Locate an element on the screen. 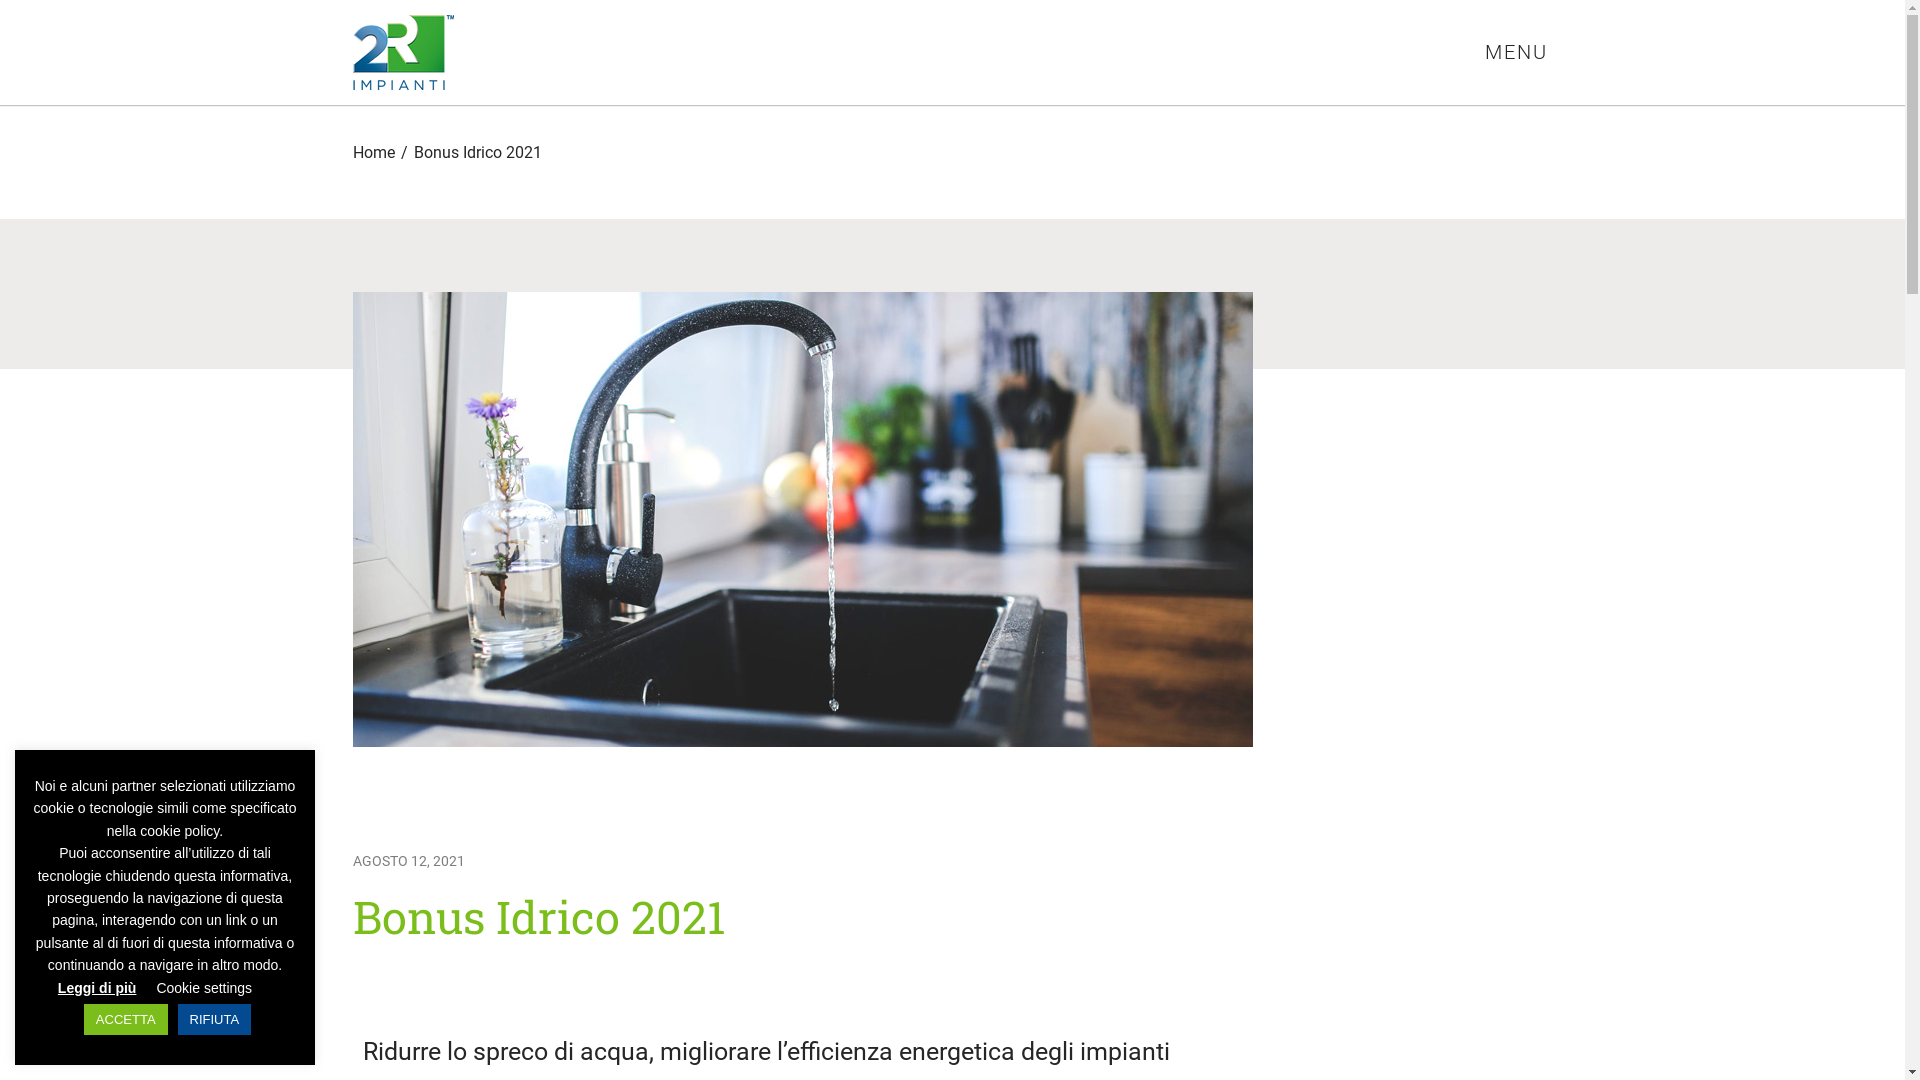  'Home' is located at coordinates (373, 151).